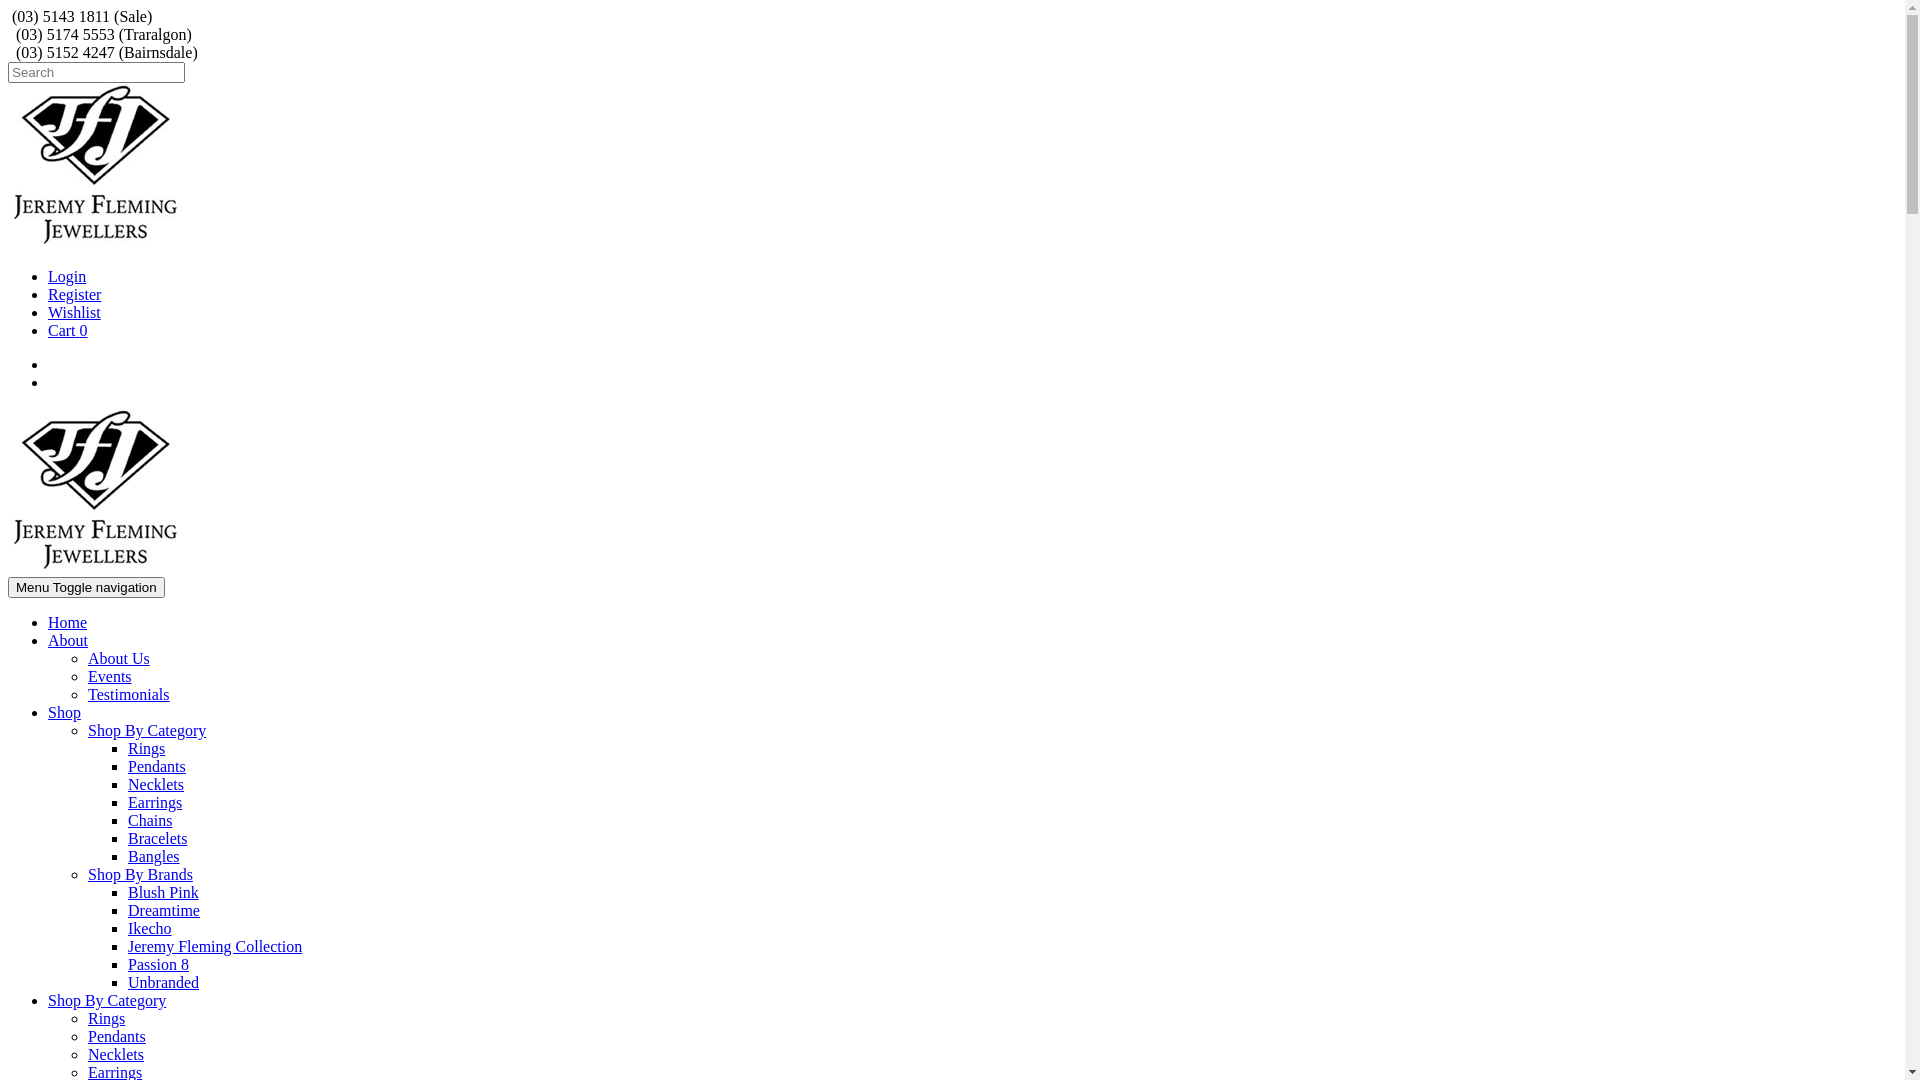 The height and width of the screenshot is (1080, 1920). What do you see at coordinates (105, 1018) in the screenshot?
I see `'Rings'` at bounding box center [105, 1018].